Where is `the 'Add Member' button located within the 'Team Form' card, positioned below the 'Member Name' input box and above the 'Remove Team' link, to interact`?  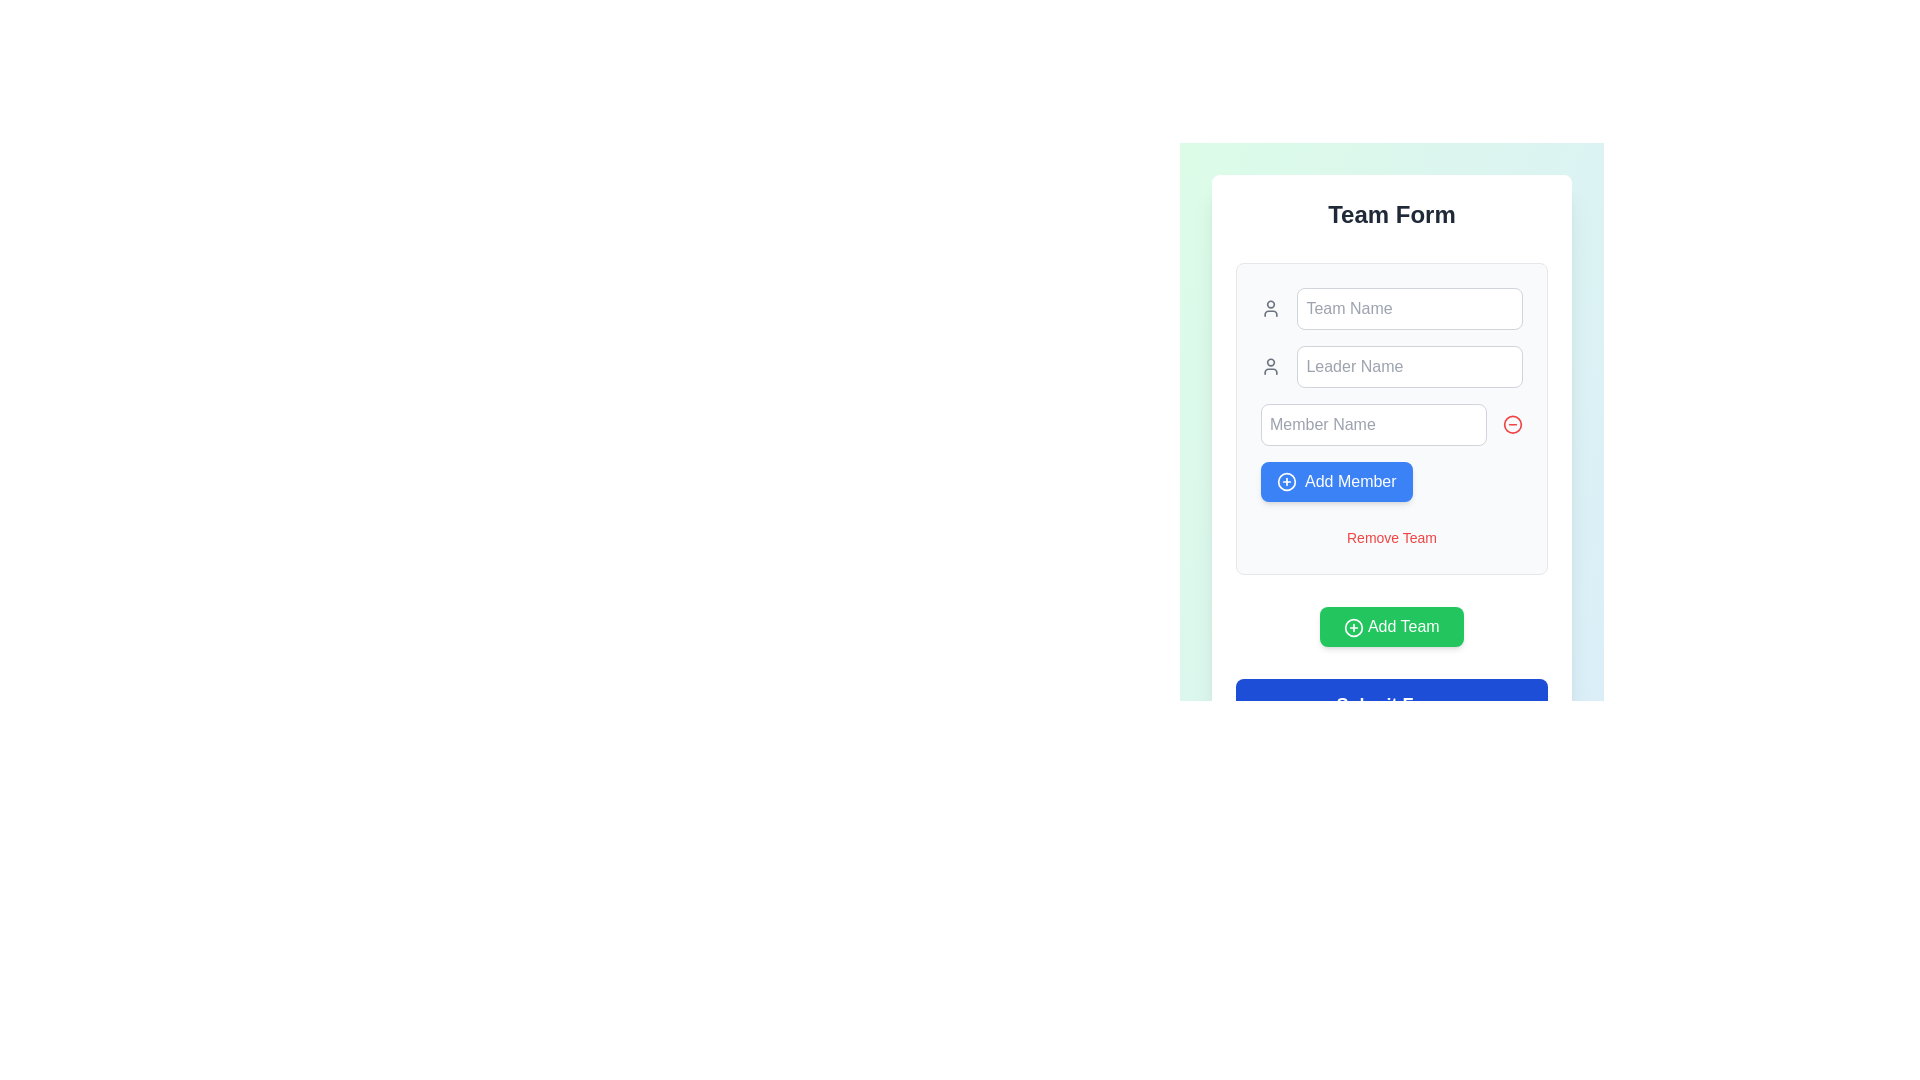 the 'Add Member' button located within the 'Team Form' card, positioned below the 'Member Name' input box and above the 'Remove Team' link, to interact is located at coordinates (1336, 482).